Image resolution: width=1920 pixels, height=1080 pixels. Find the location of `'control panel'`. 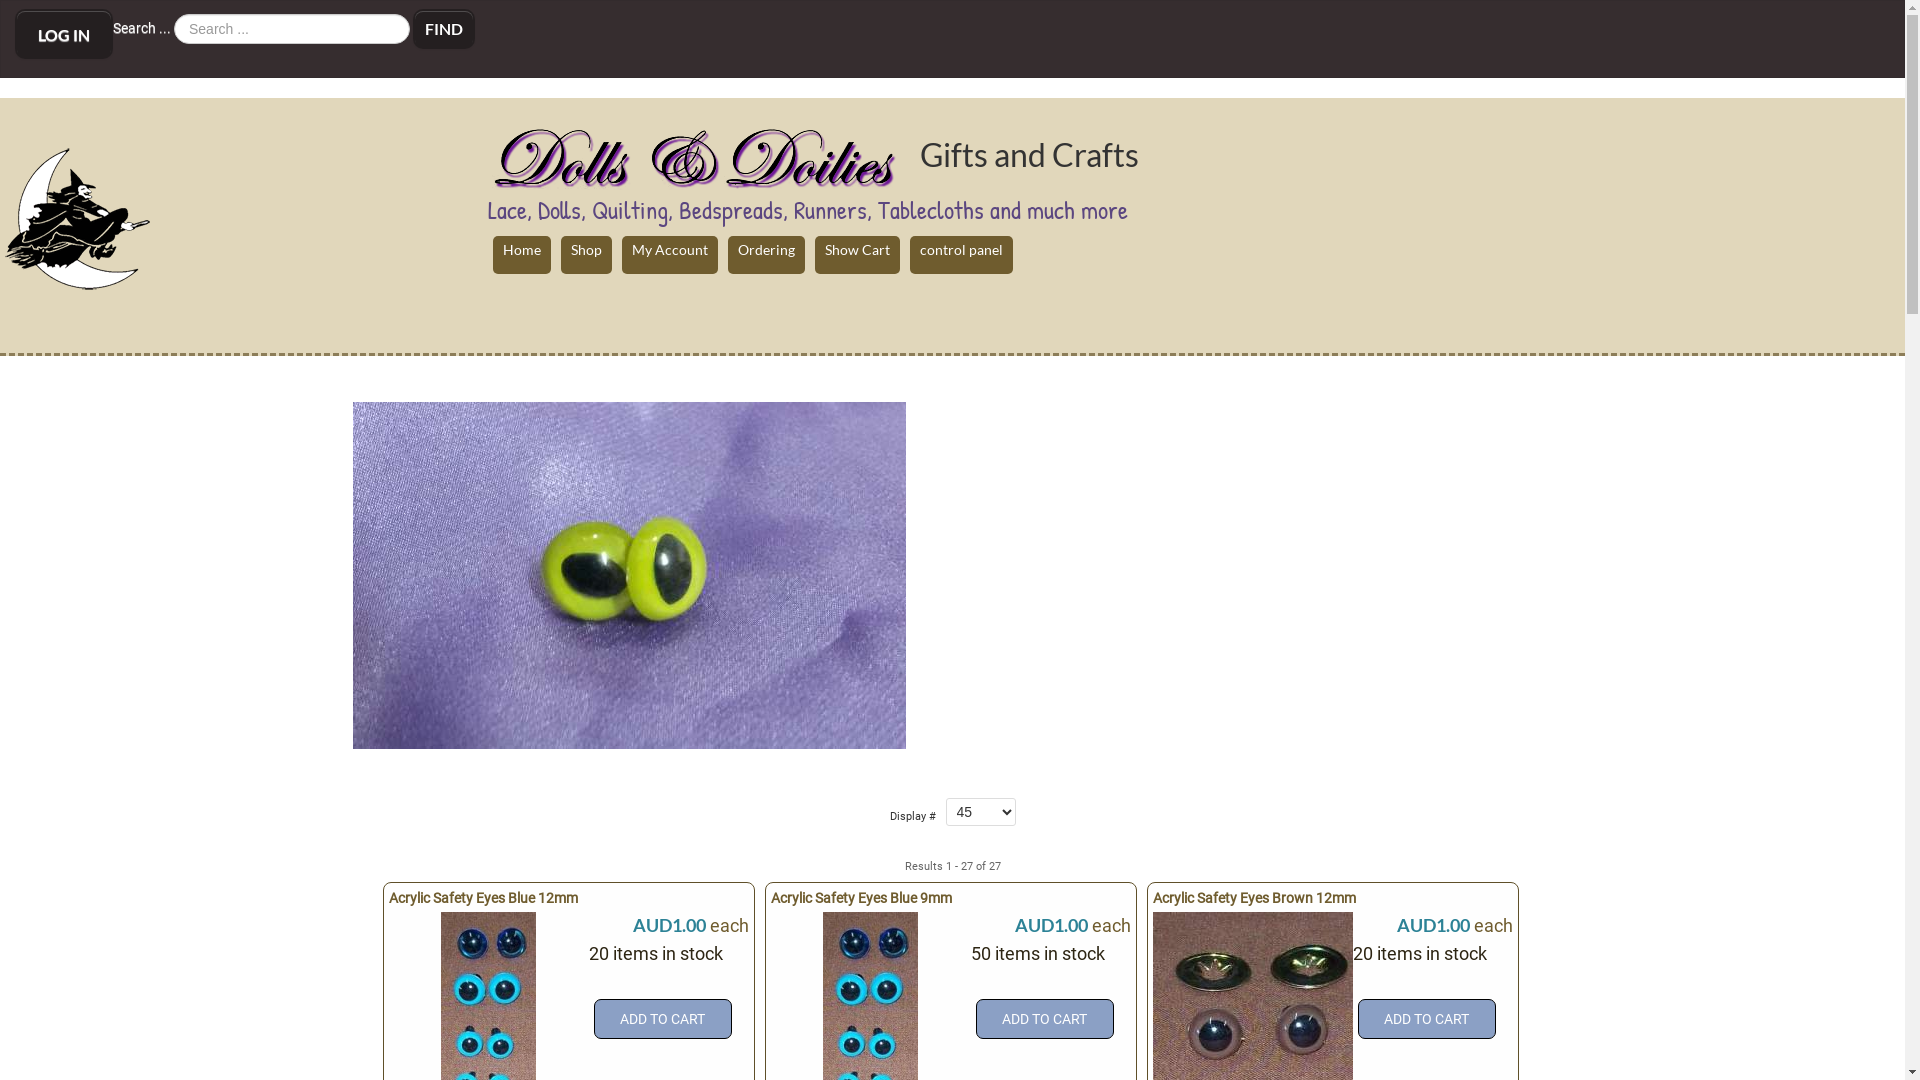

'control panel' is located at coordinates (909, 253).